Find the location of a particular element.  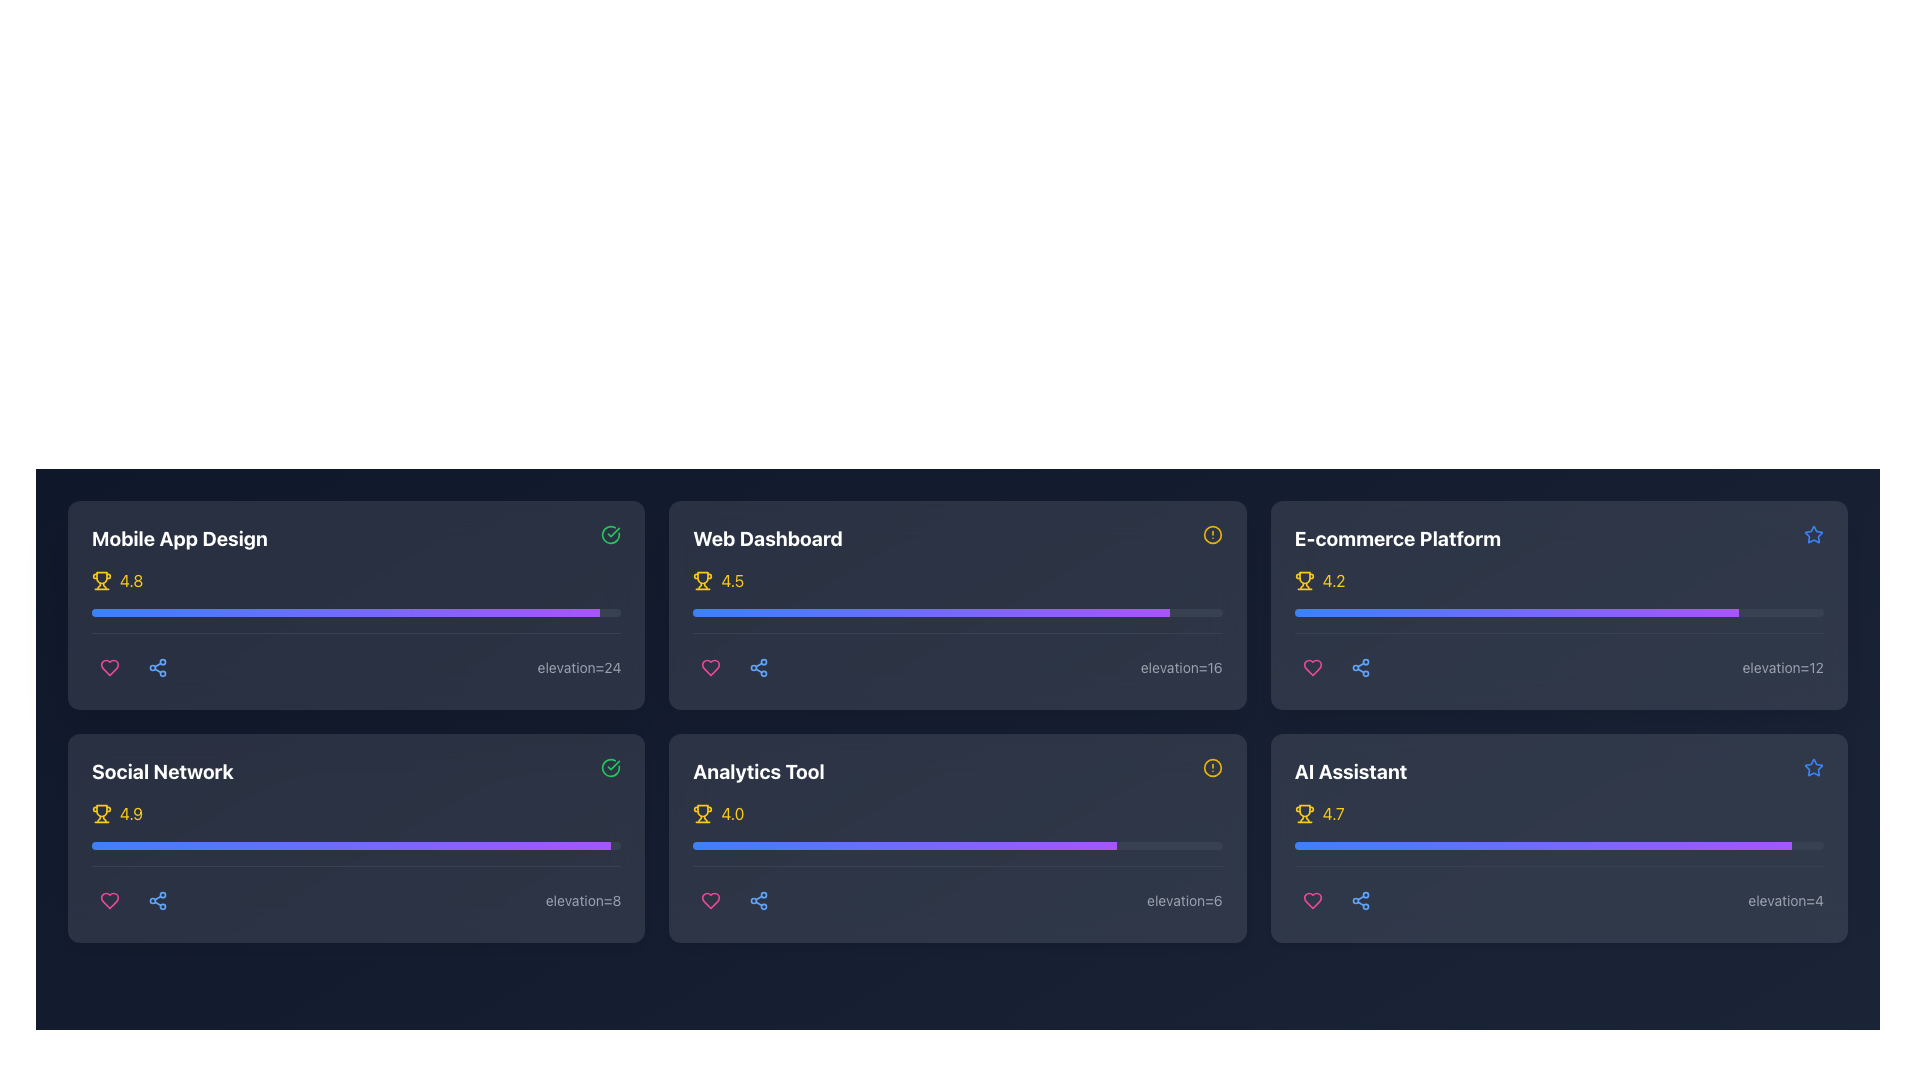

the trophy icon that signifies an award or achievement, located in the bottom row, second column of the 'Analytics Tool' card is located at coordinates (703, 811).